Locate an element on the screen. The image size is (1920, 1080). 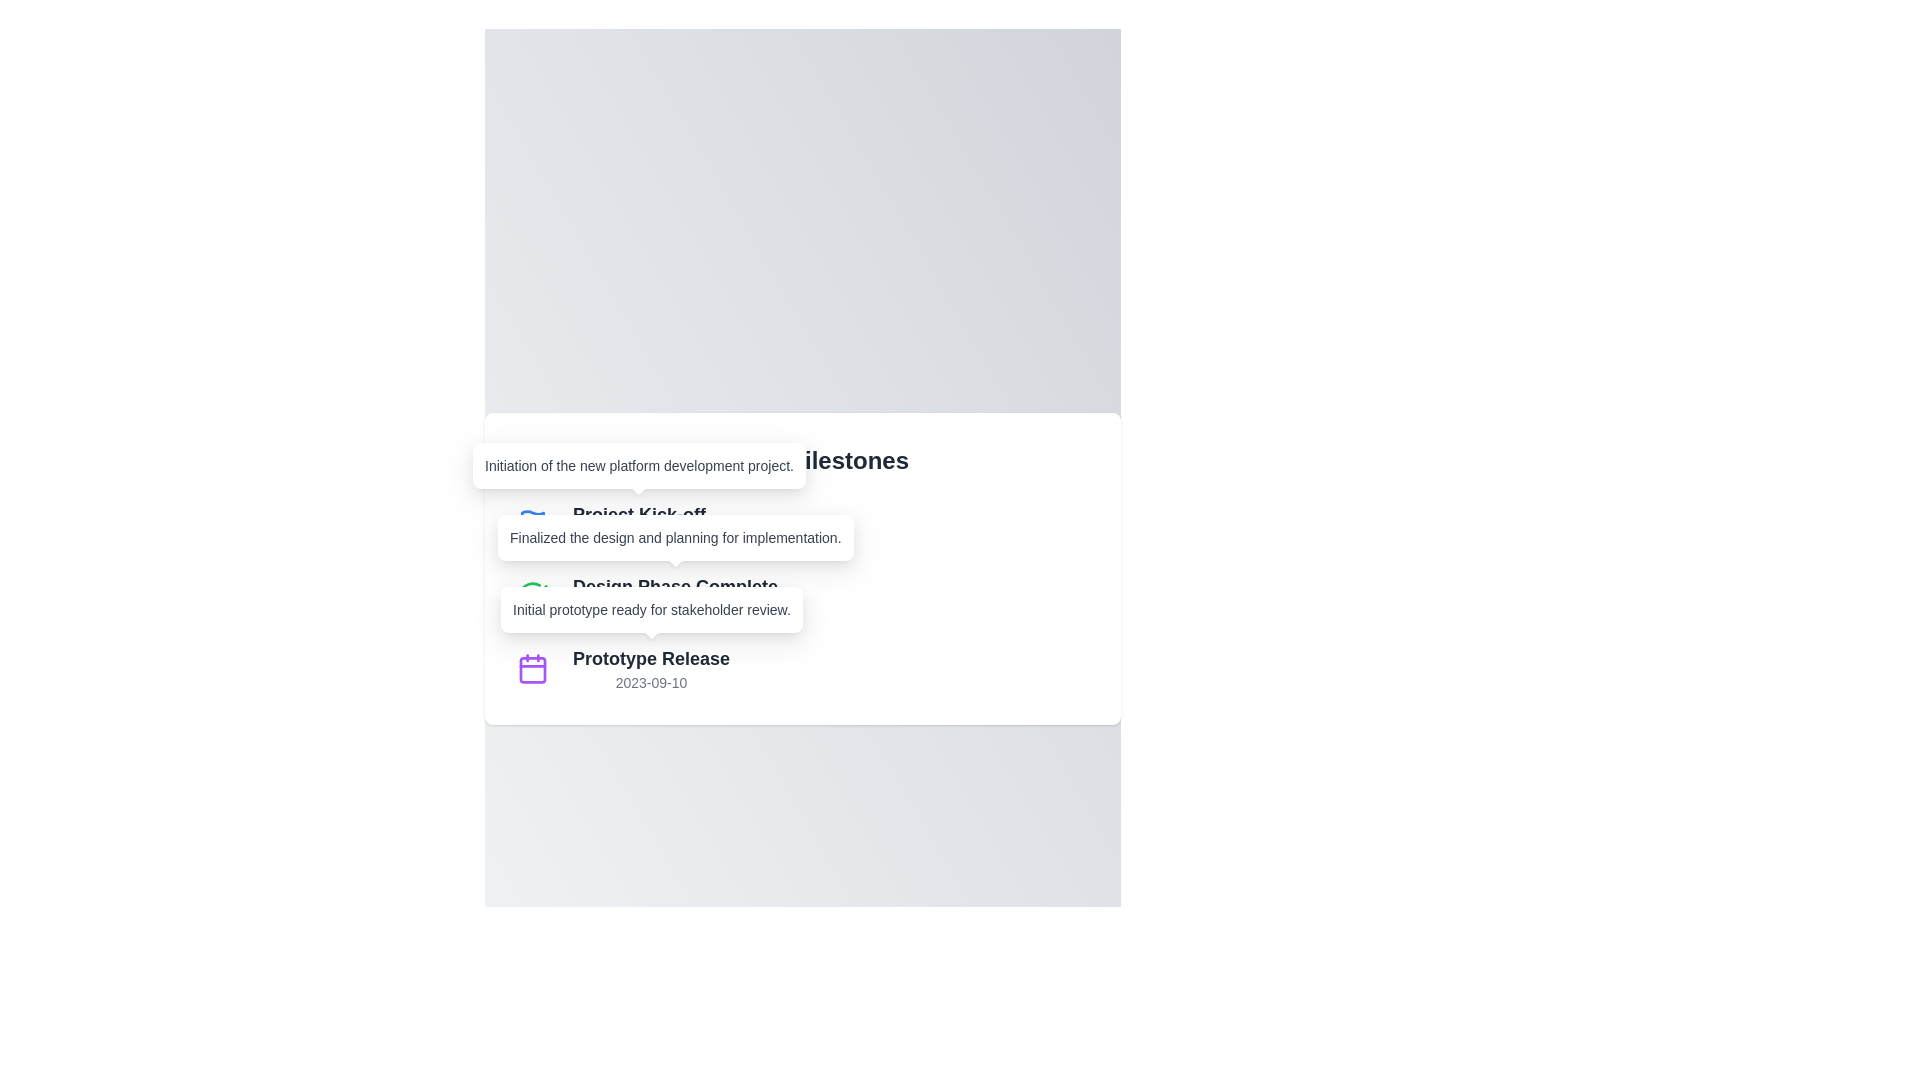
the static text label displaying the date associated with 'Prototype Release', located below the header in the lower-right quadrant is located at coordinates (651, 681).